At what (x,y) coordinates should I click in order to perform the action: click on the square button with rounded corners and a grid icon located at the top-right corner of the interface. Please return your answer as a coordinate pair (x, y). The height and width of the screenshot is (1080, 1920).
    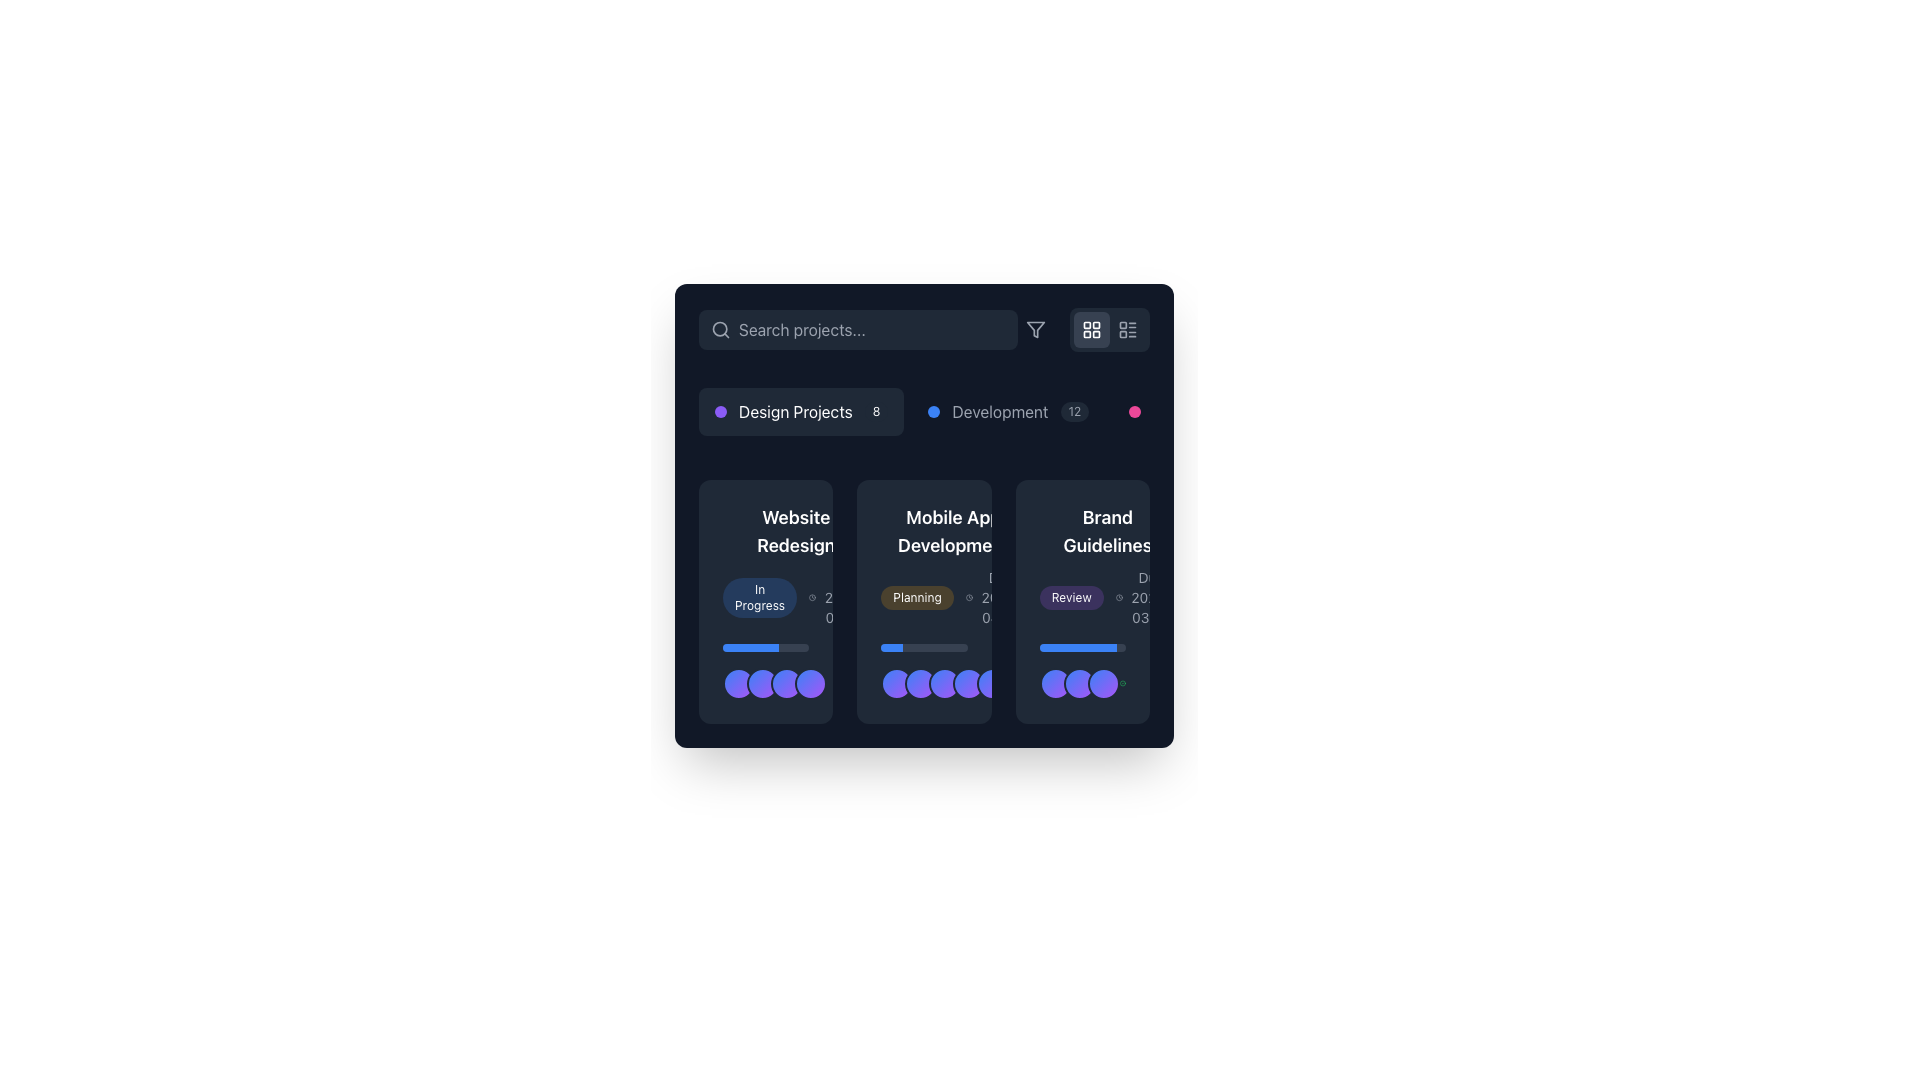
    Looking at the image, I should click on (1090, 329).